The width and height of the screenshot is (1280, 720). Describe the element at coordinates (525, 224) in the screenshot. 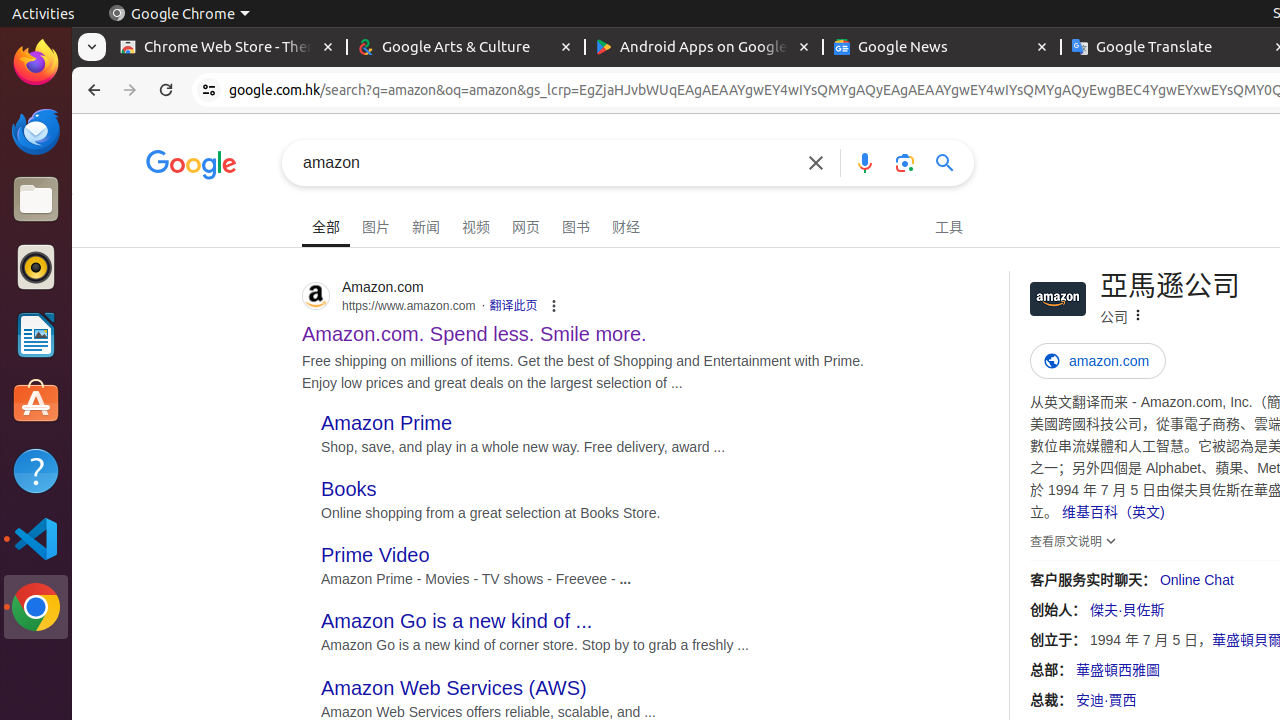

I see `'网页'` at that location.